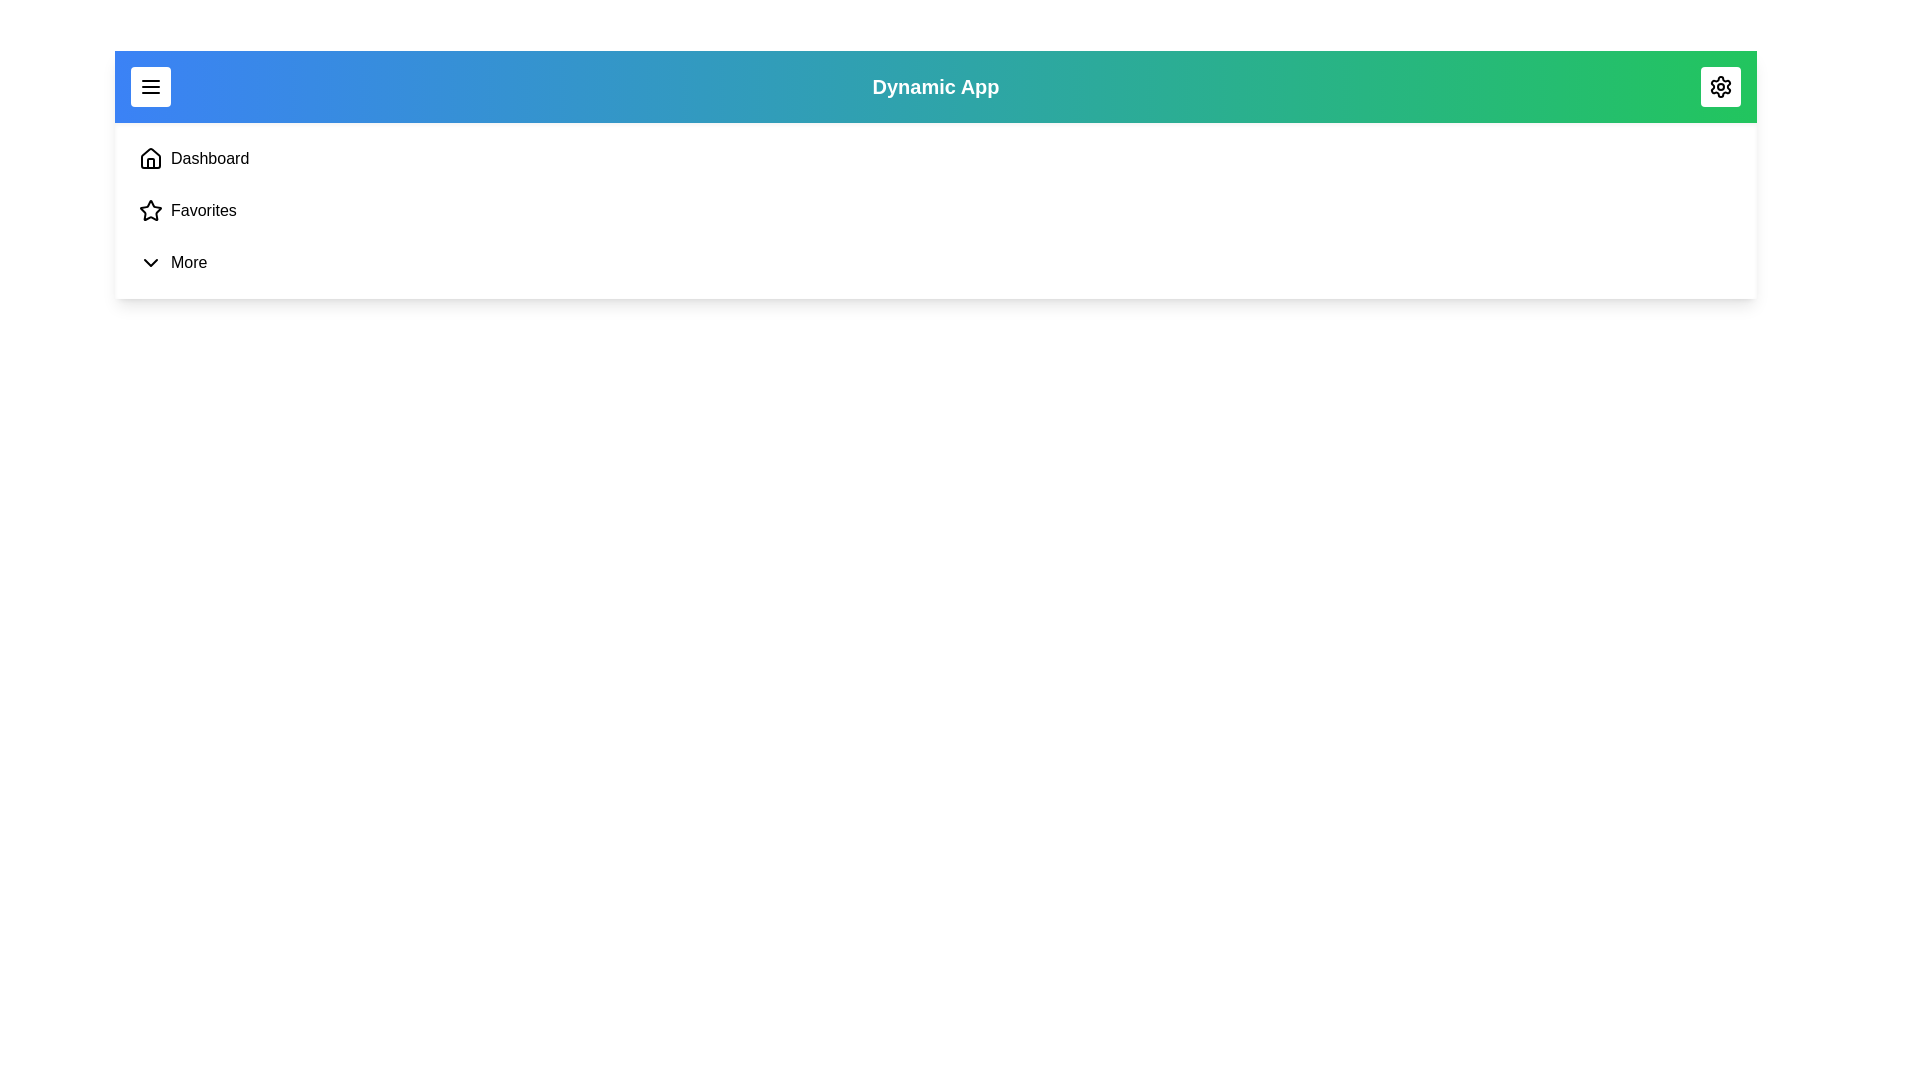  I want to click on the navigation link labeled More, so click(188, 261).